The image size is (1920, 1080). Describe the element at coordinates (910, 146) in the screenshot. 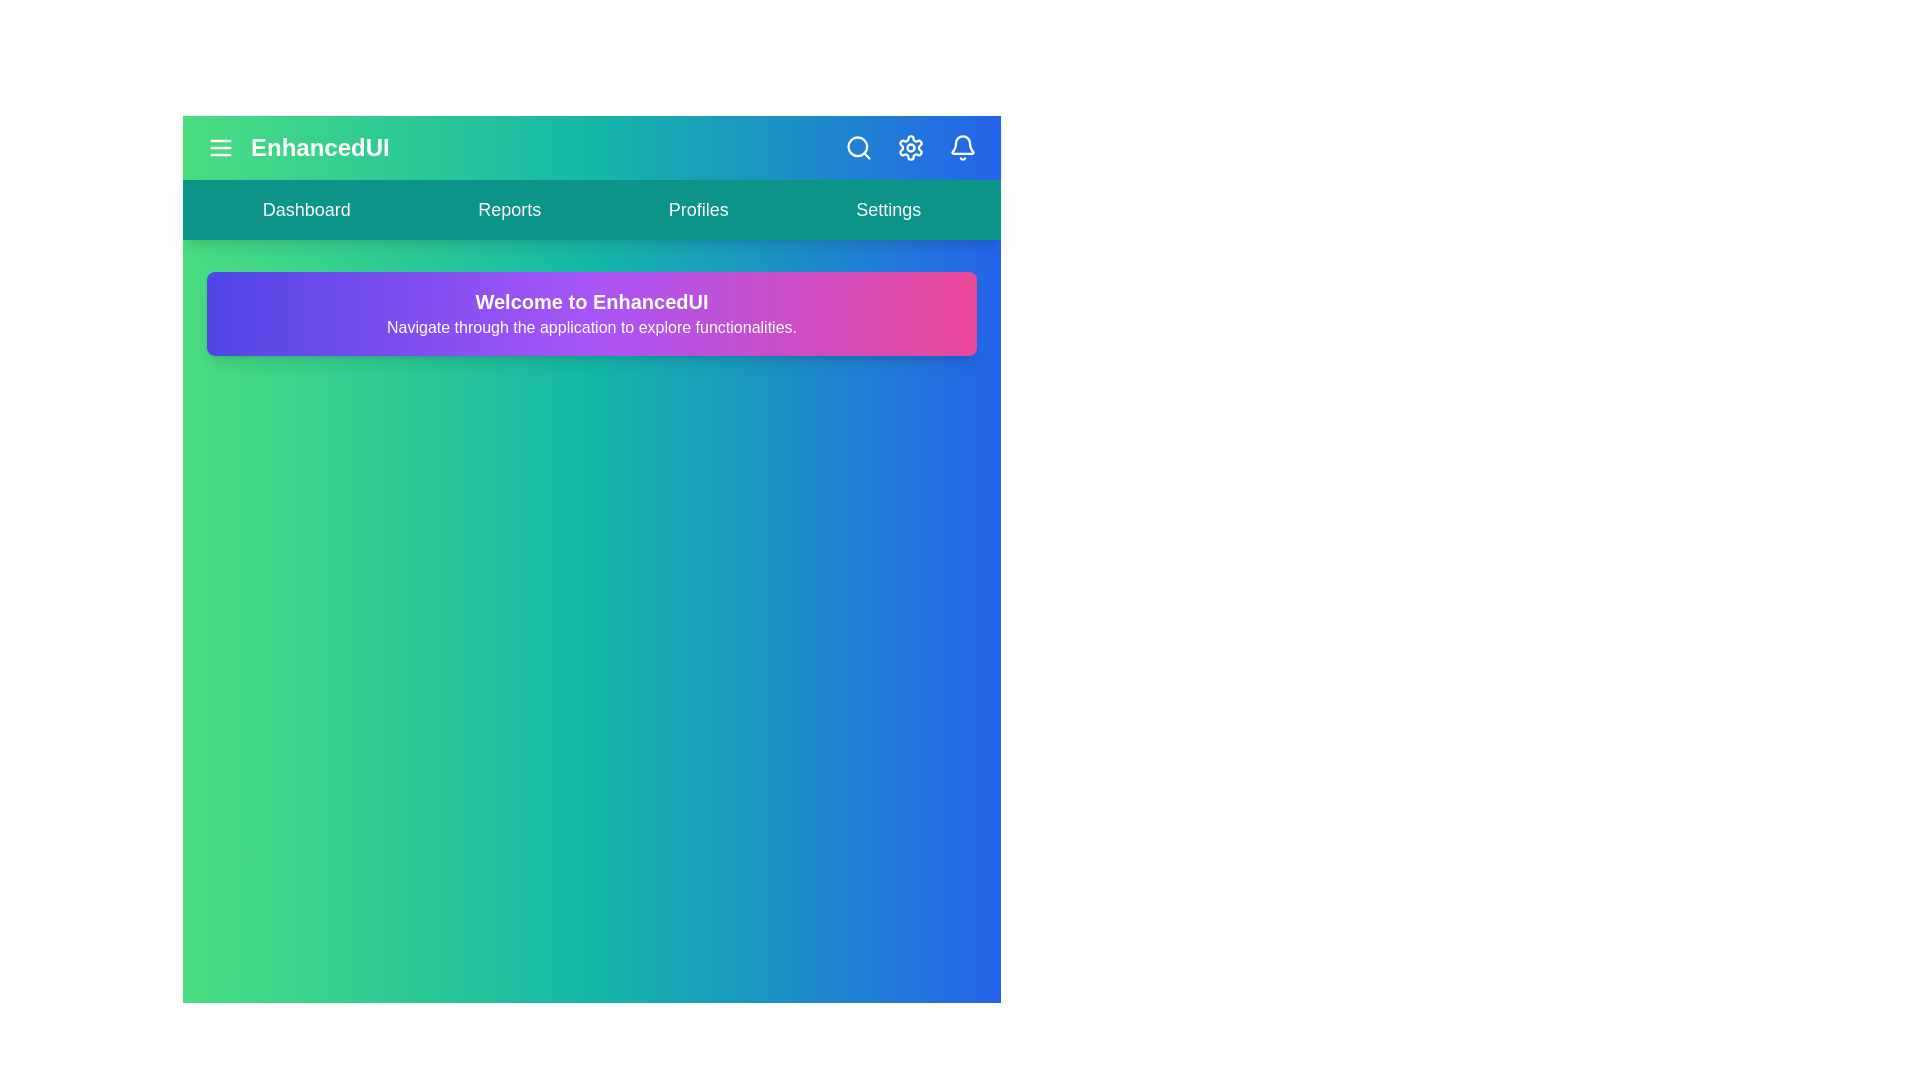

I see `the settings icon in the header` at that location.